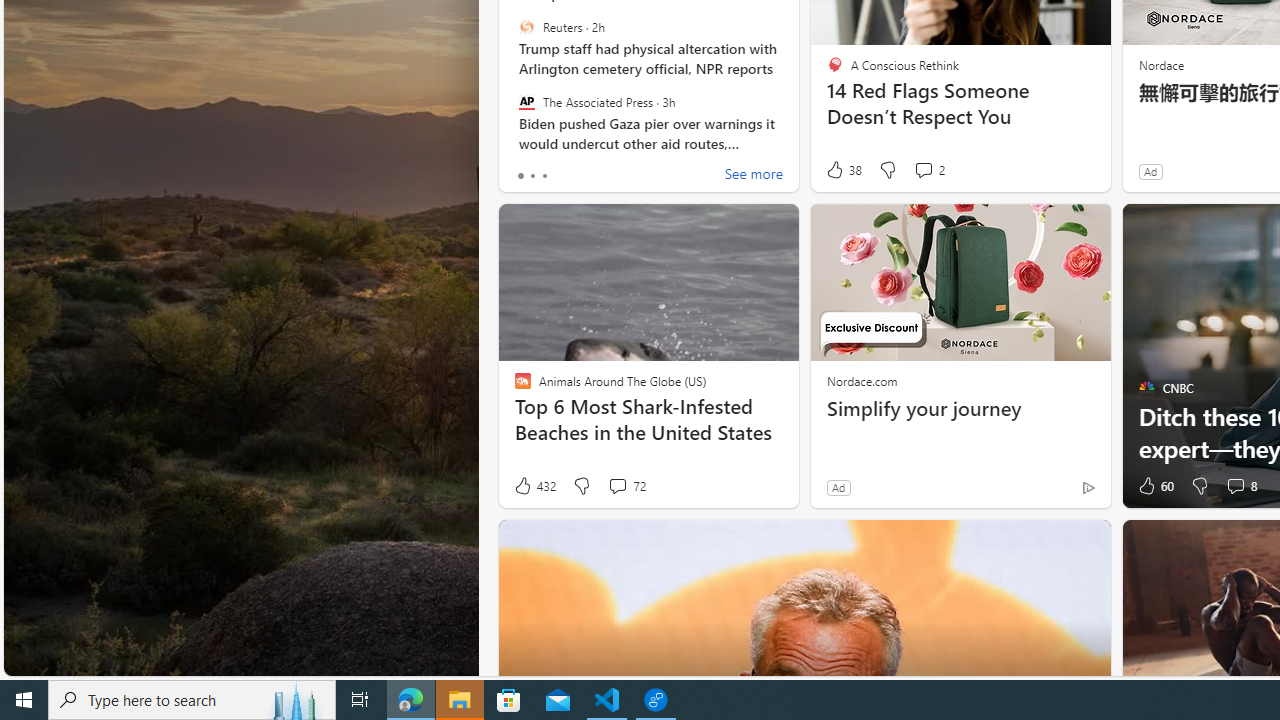 The width and height of the screenshot is (1280, 720). Describe the element at coordinates (1087, 487) in the screenshot. I see `'Ad Choice'` at that location.